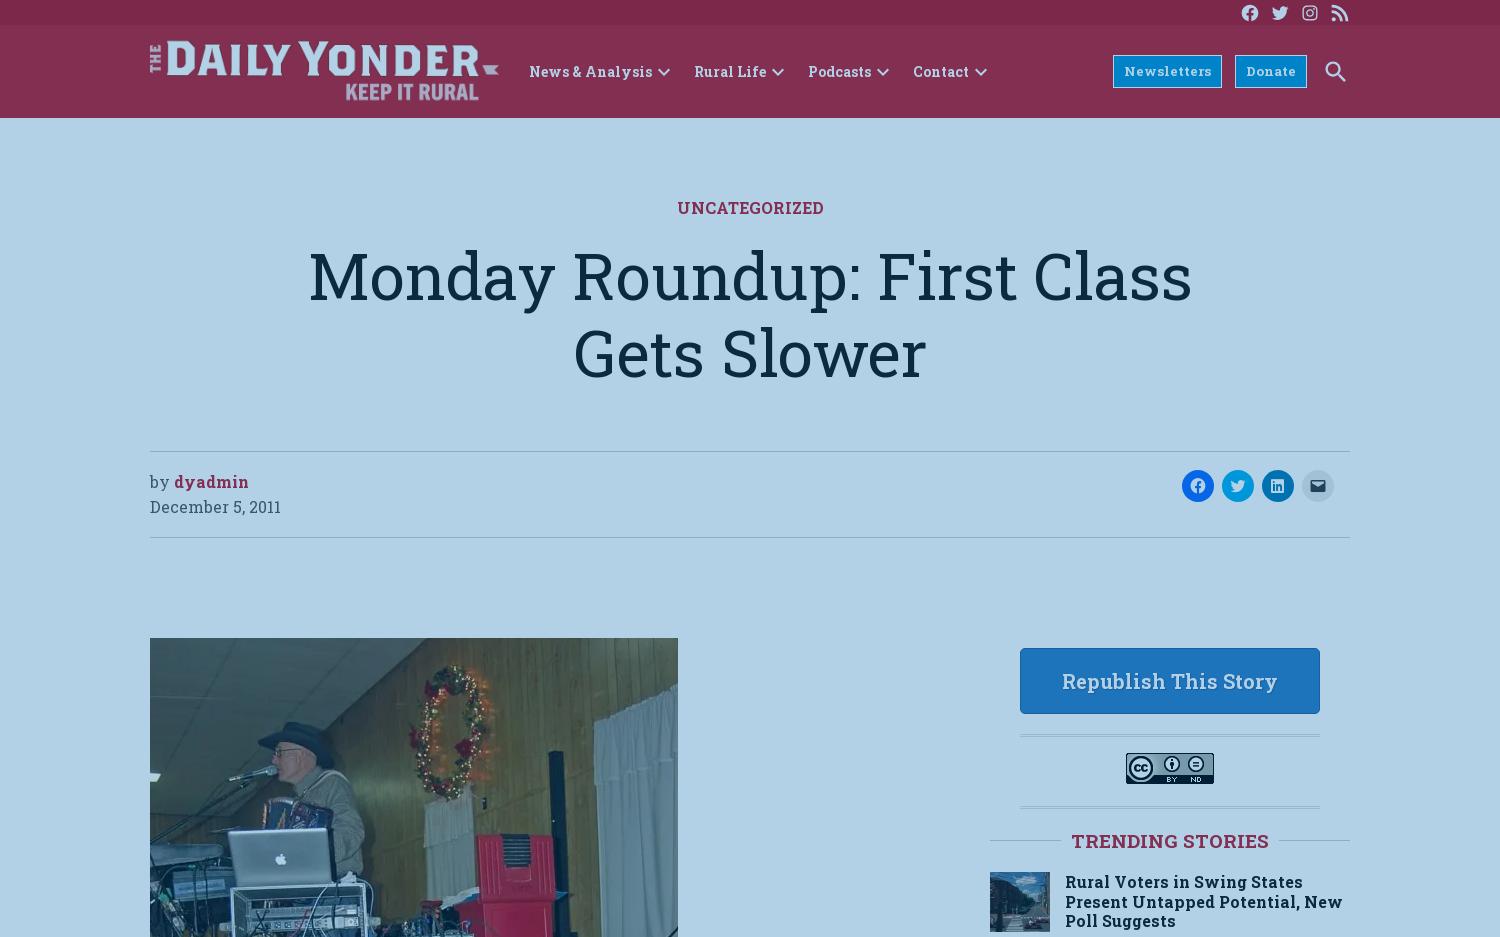 This screenshot has height=937, width=1500. What do you see at coordinates (729, 71) in the screenshot?
I see `'Rural Life'` at bounding box center [729, 71].